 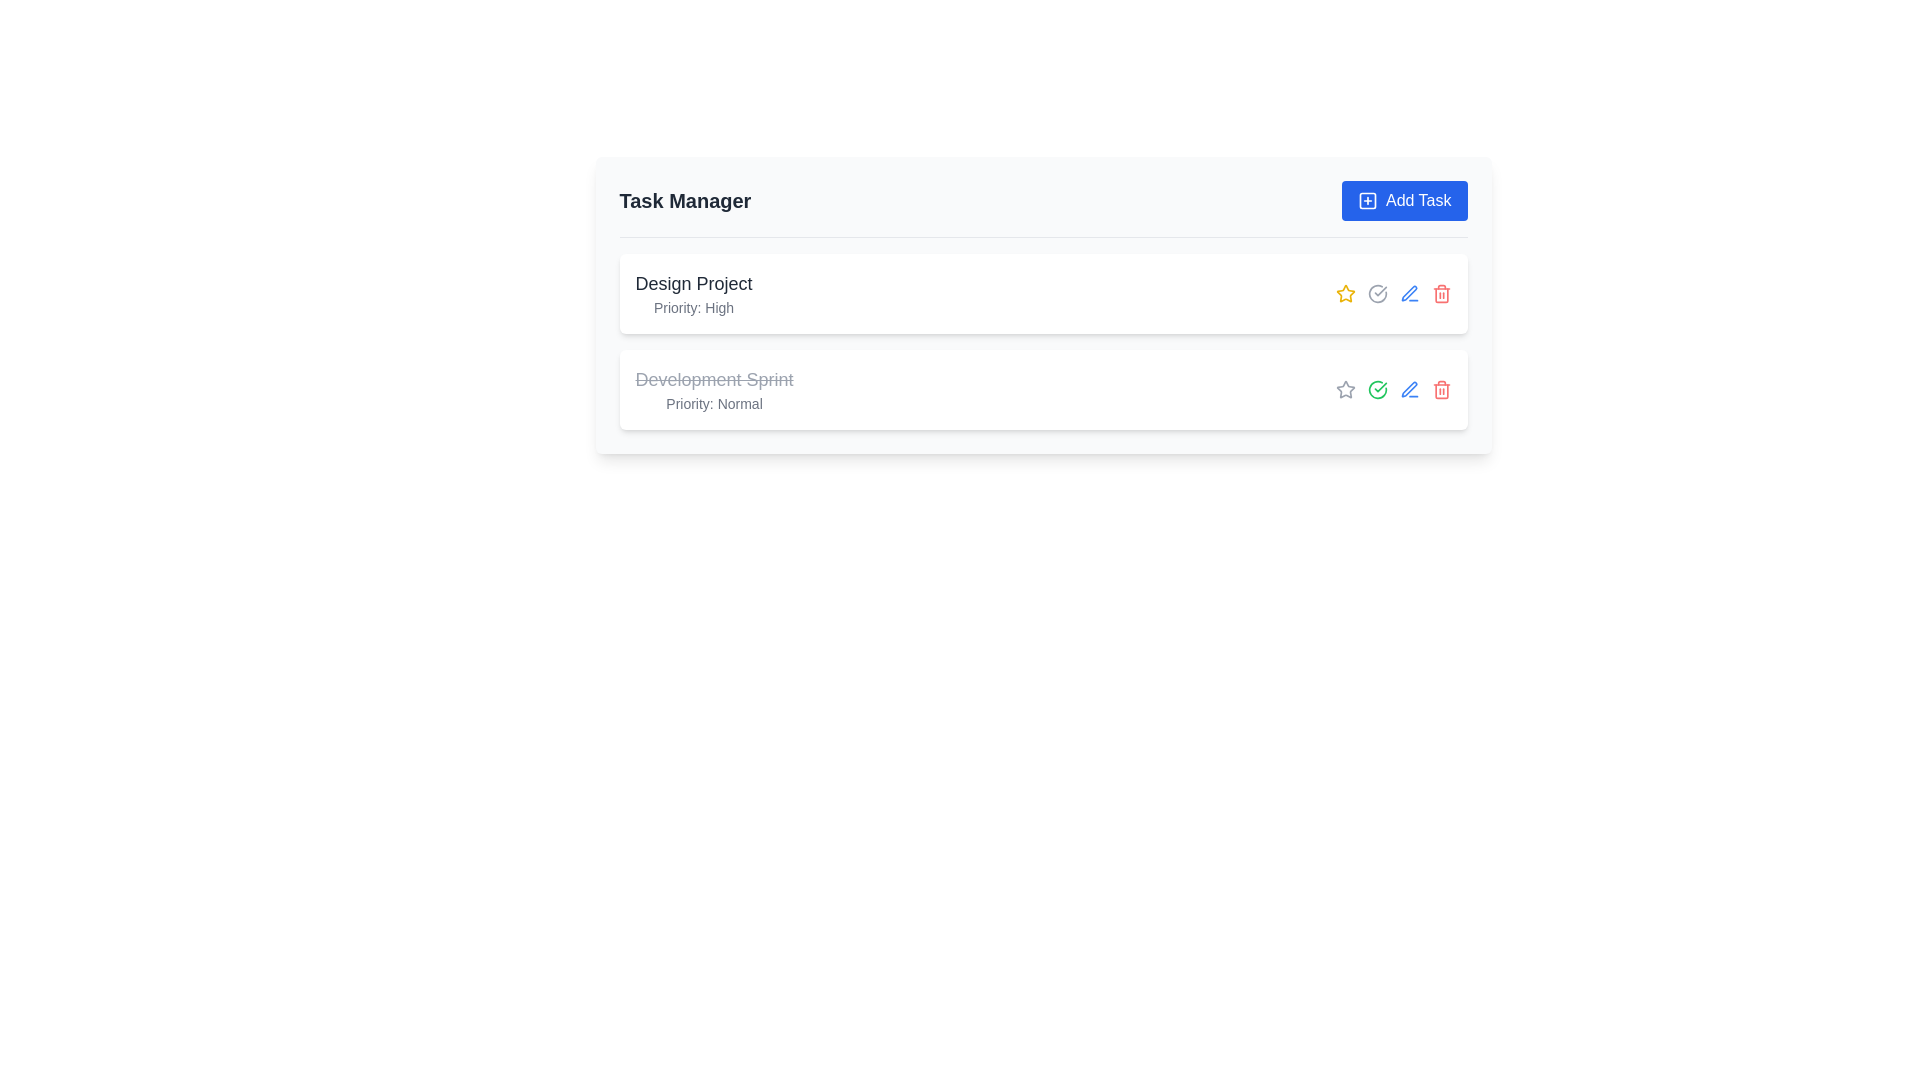 I want to click on the red trash can icon button, which is the fourth interactive element in a horizontal arrangement of icons, so click(x=1441, y=389).